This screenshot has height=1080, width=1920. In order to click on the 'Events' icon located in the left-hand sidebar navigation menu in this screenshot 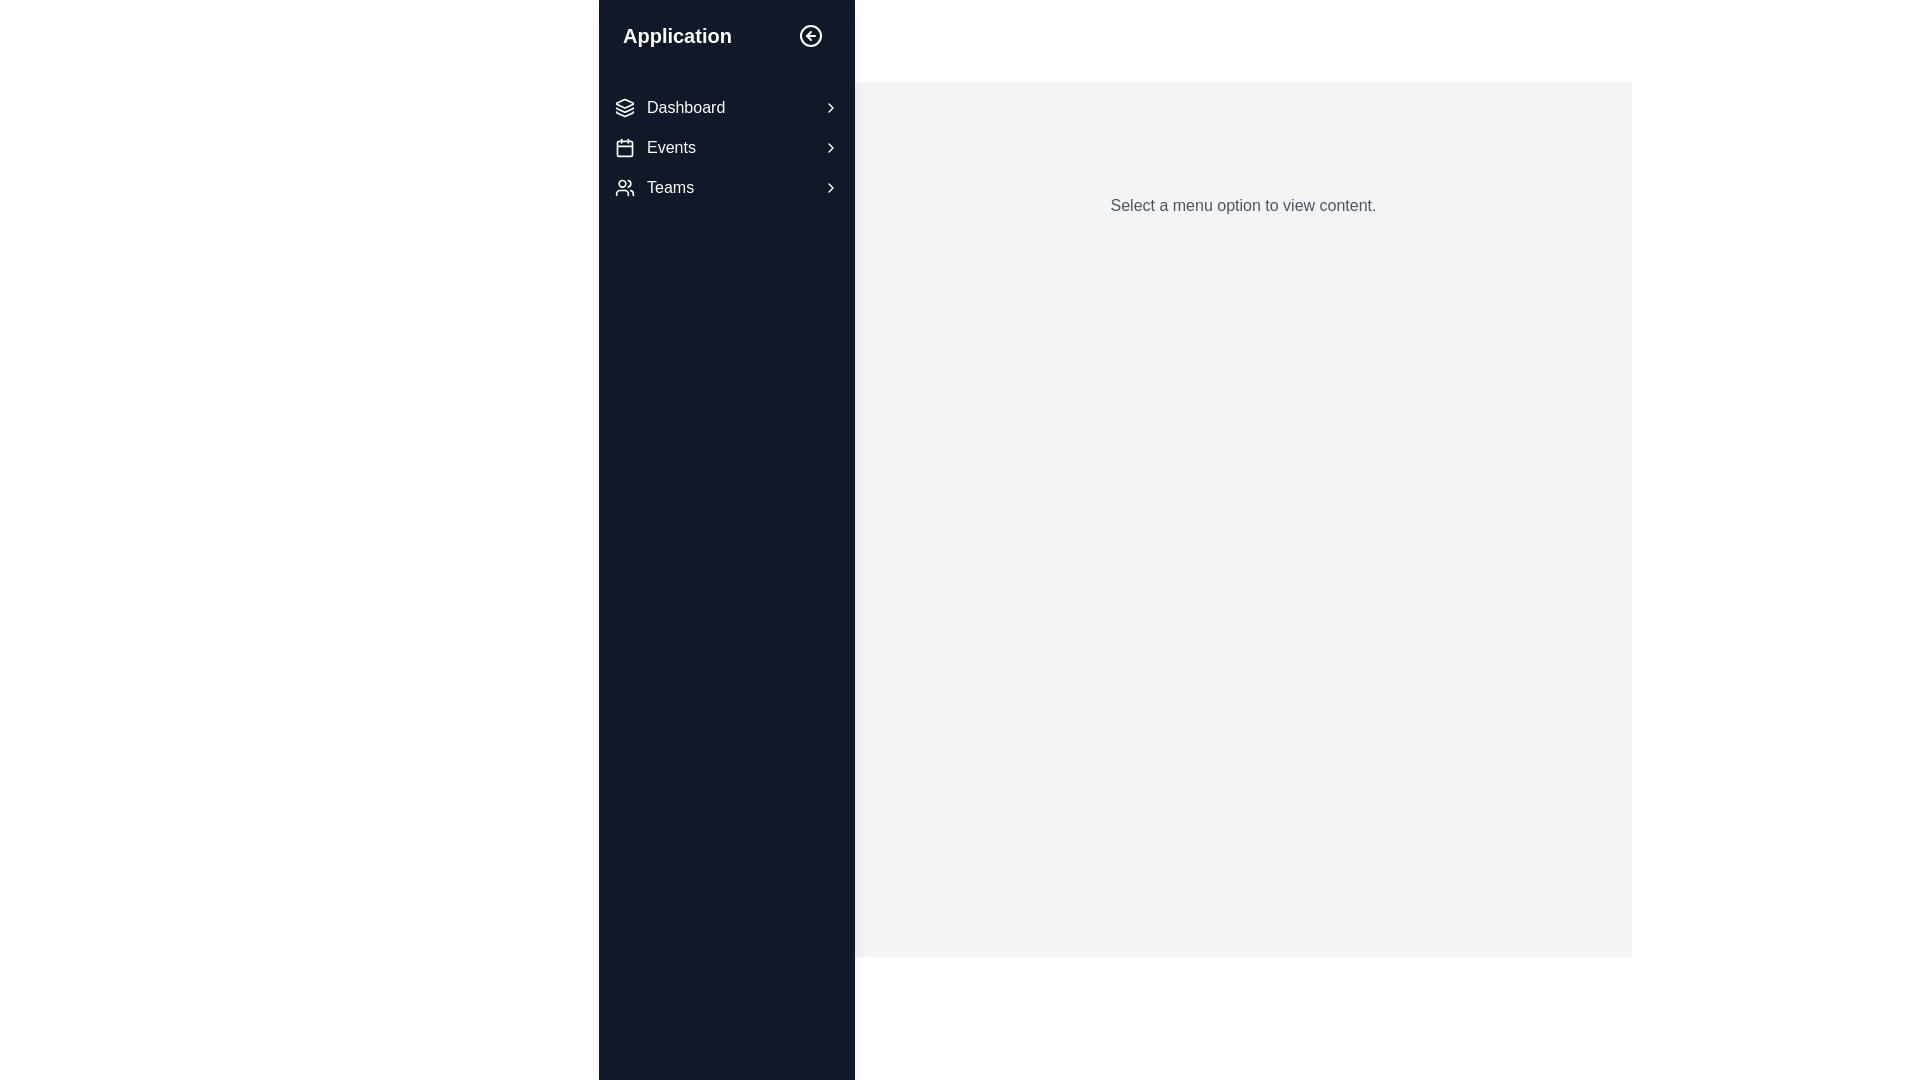, I will do `click(623, 146)`.